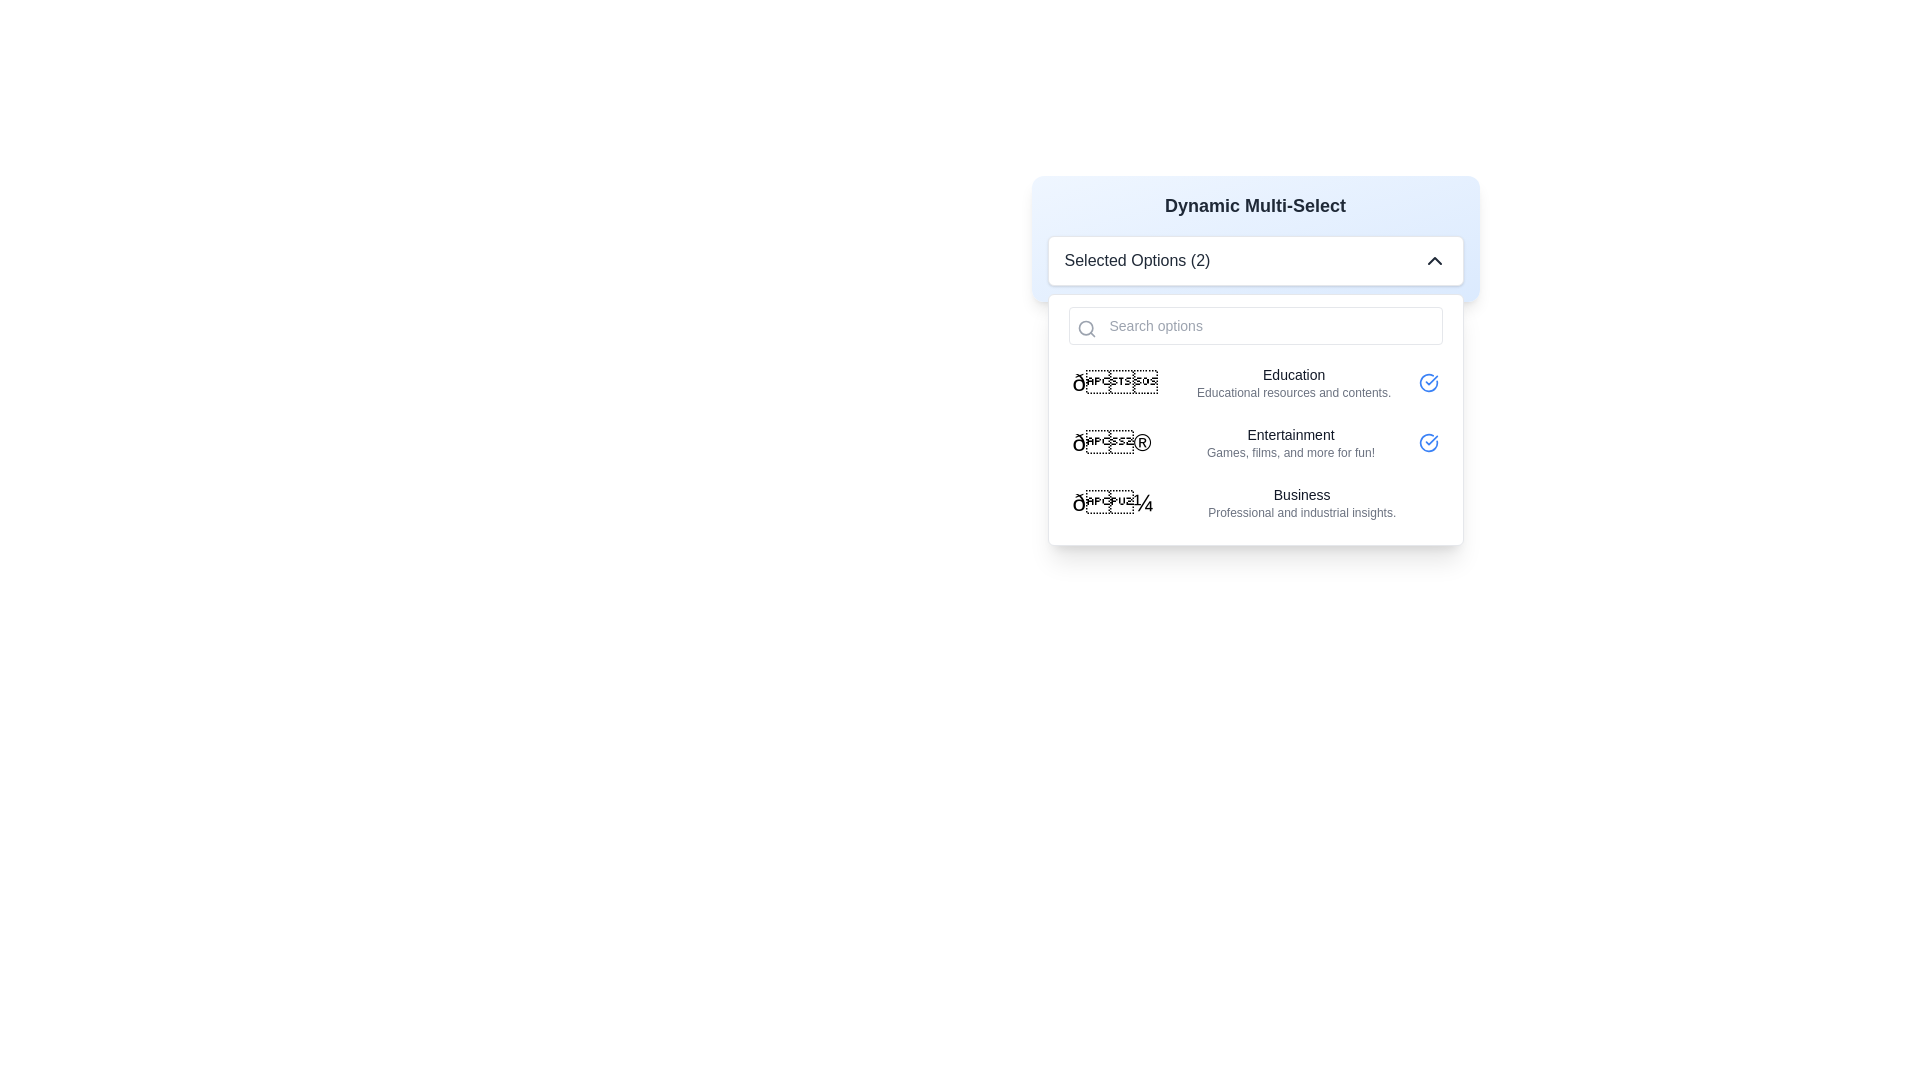 Image resolution: width=1920 pixels, height=1080 pixels. What do you see at coordinates (1433, 260) in the screenshot?
I see `the downward-facing chevron icon button located in the top-right corner of the 'Selected Options (2)' input box` at bounding box center [1433, 260].